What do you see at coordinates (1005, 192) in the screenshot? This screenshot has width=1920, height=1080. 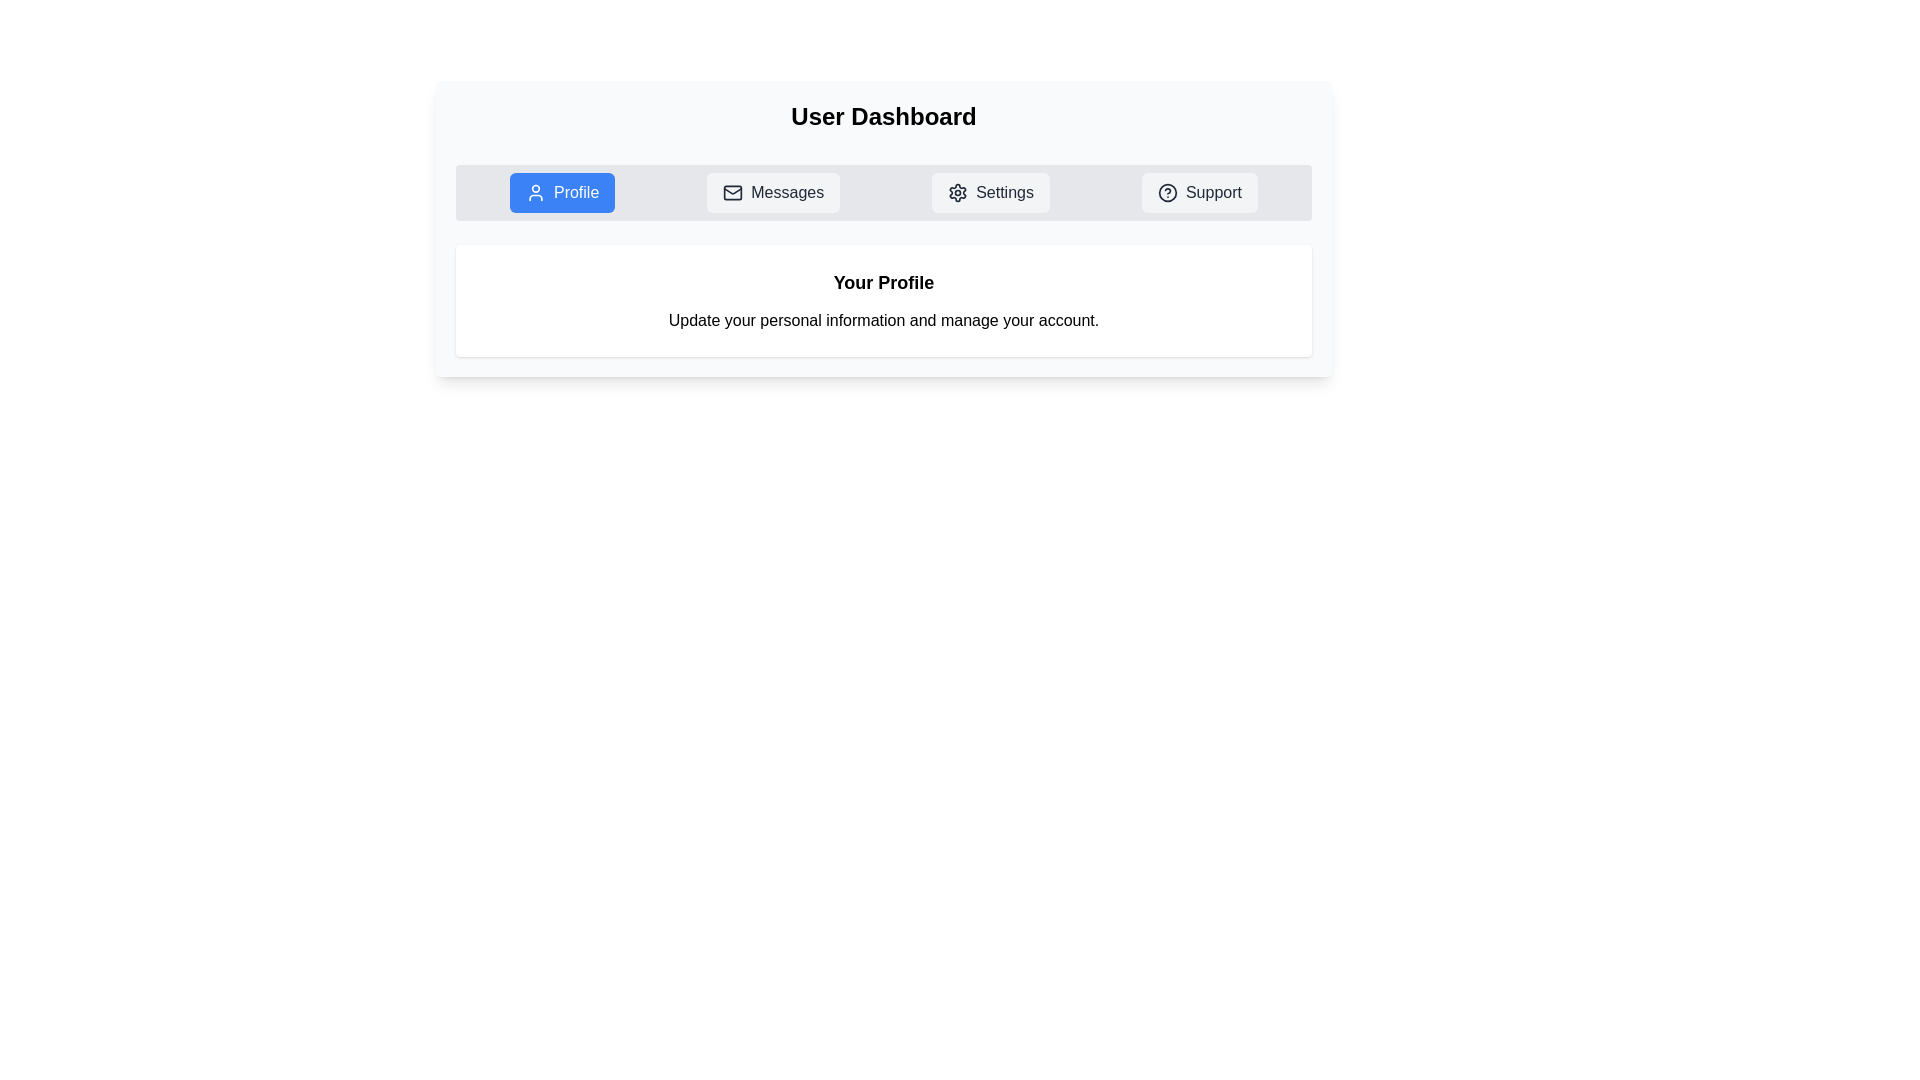 I see `the text label 'Settings' within the button component, which indicates navigation to the settings page` at bounding box center [1005, 192].